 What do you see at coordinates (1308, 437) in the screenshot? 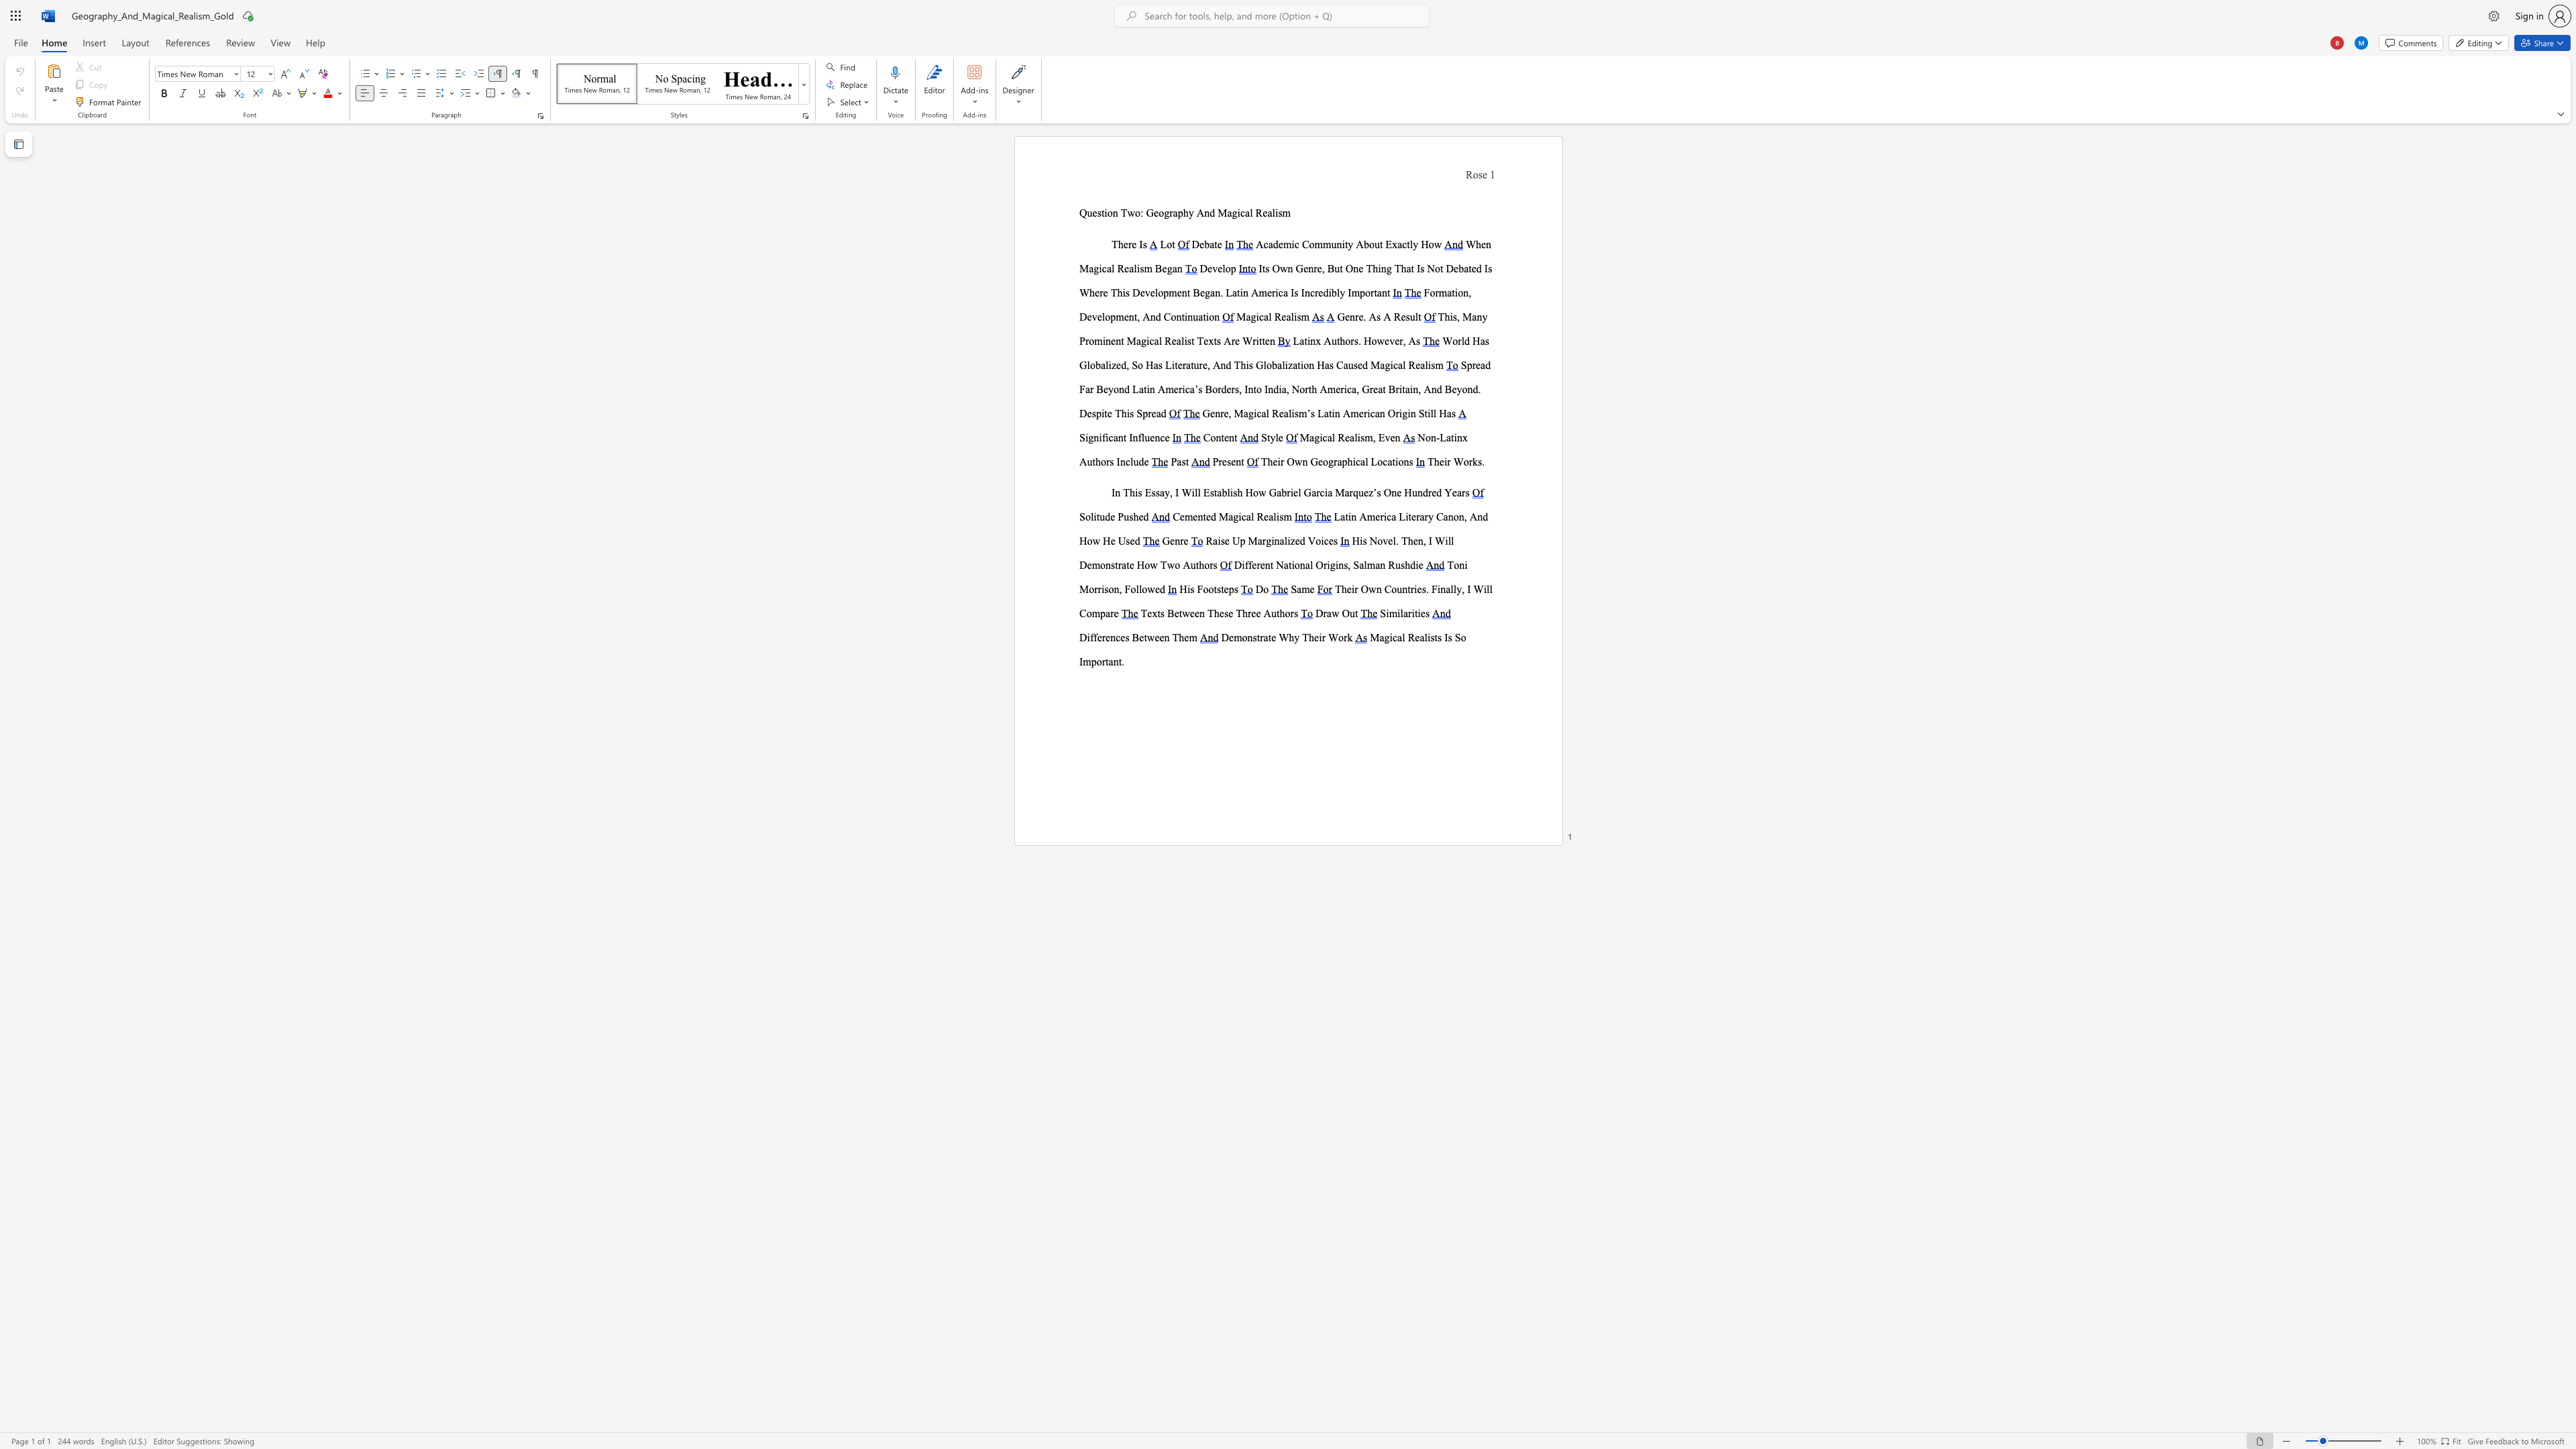
I see `the subset text "agica" within the text "Magical Realism, Even"` at bounding box center [1308, 437].